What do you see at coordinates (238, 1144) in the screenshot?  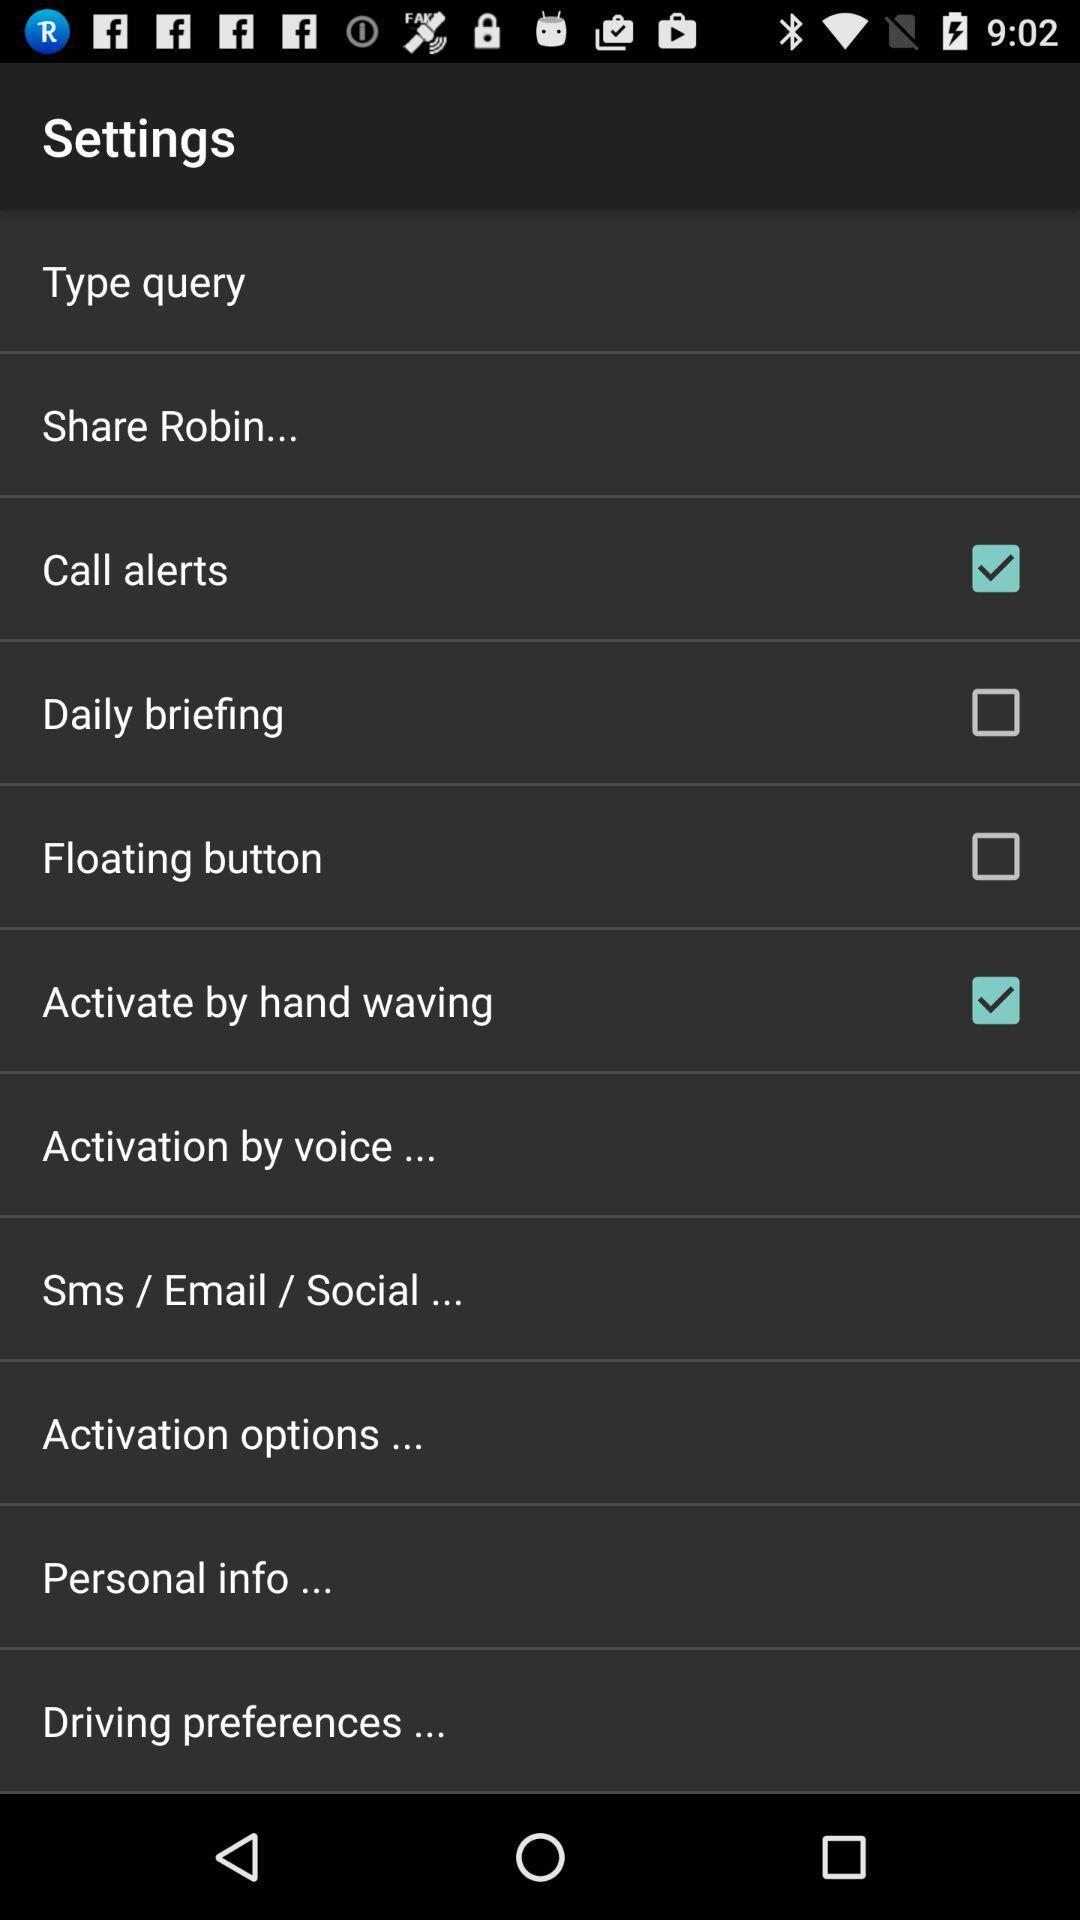 I see `item below activate by hand icon` at bounding box center [238, 1144].